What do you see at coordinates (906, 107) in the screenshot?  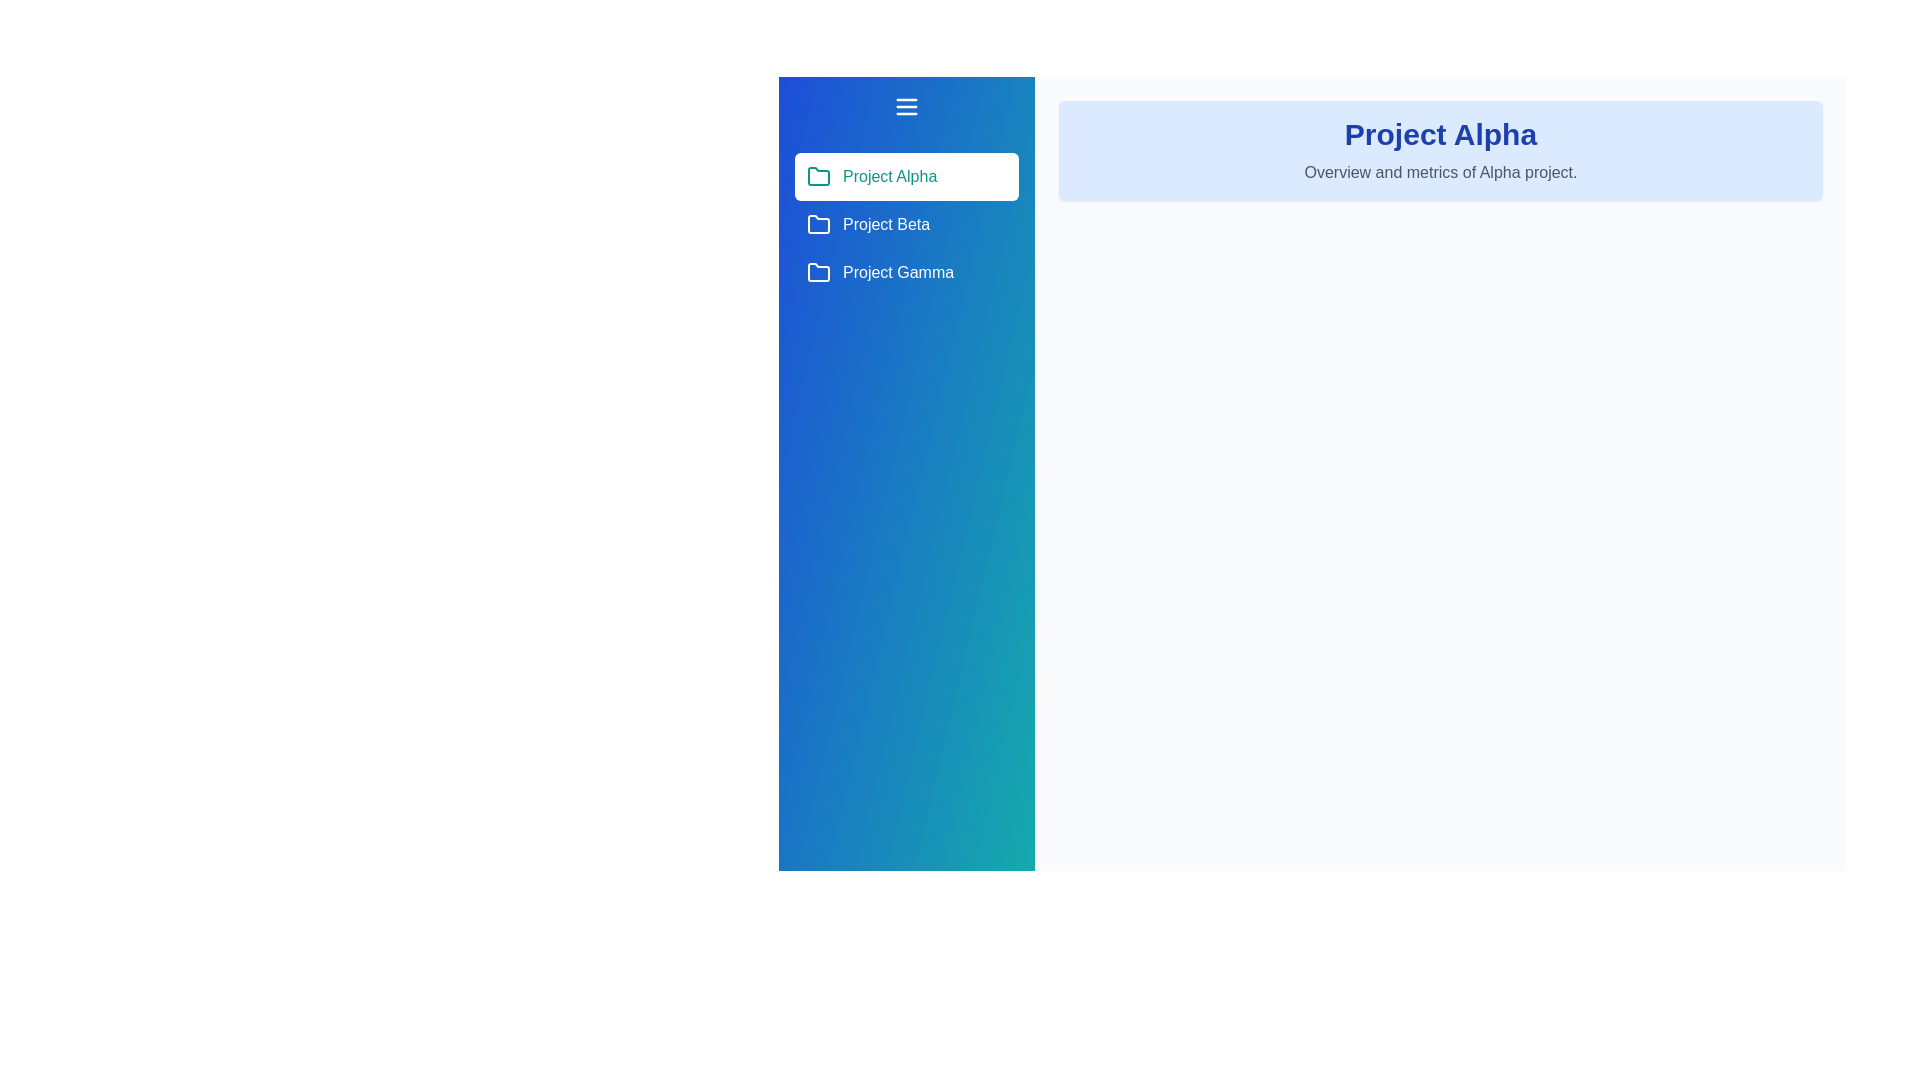 I see `the sidebar toggle button to toggle its visibility` at bounding box center [906, 107].